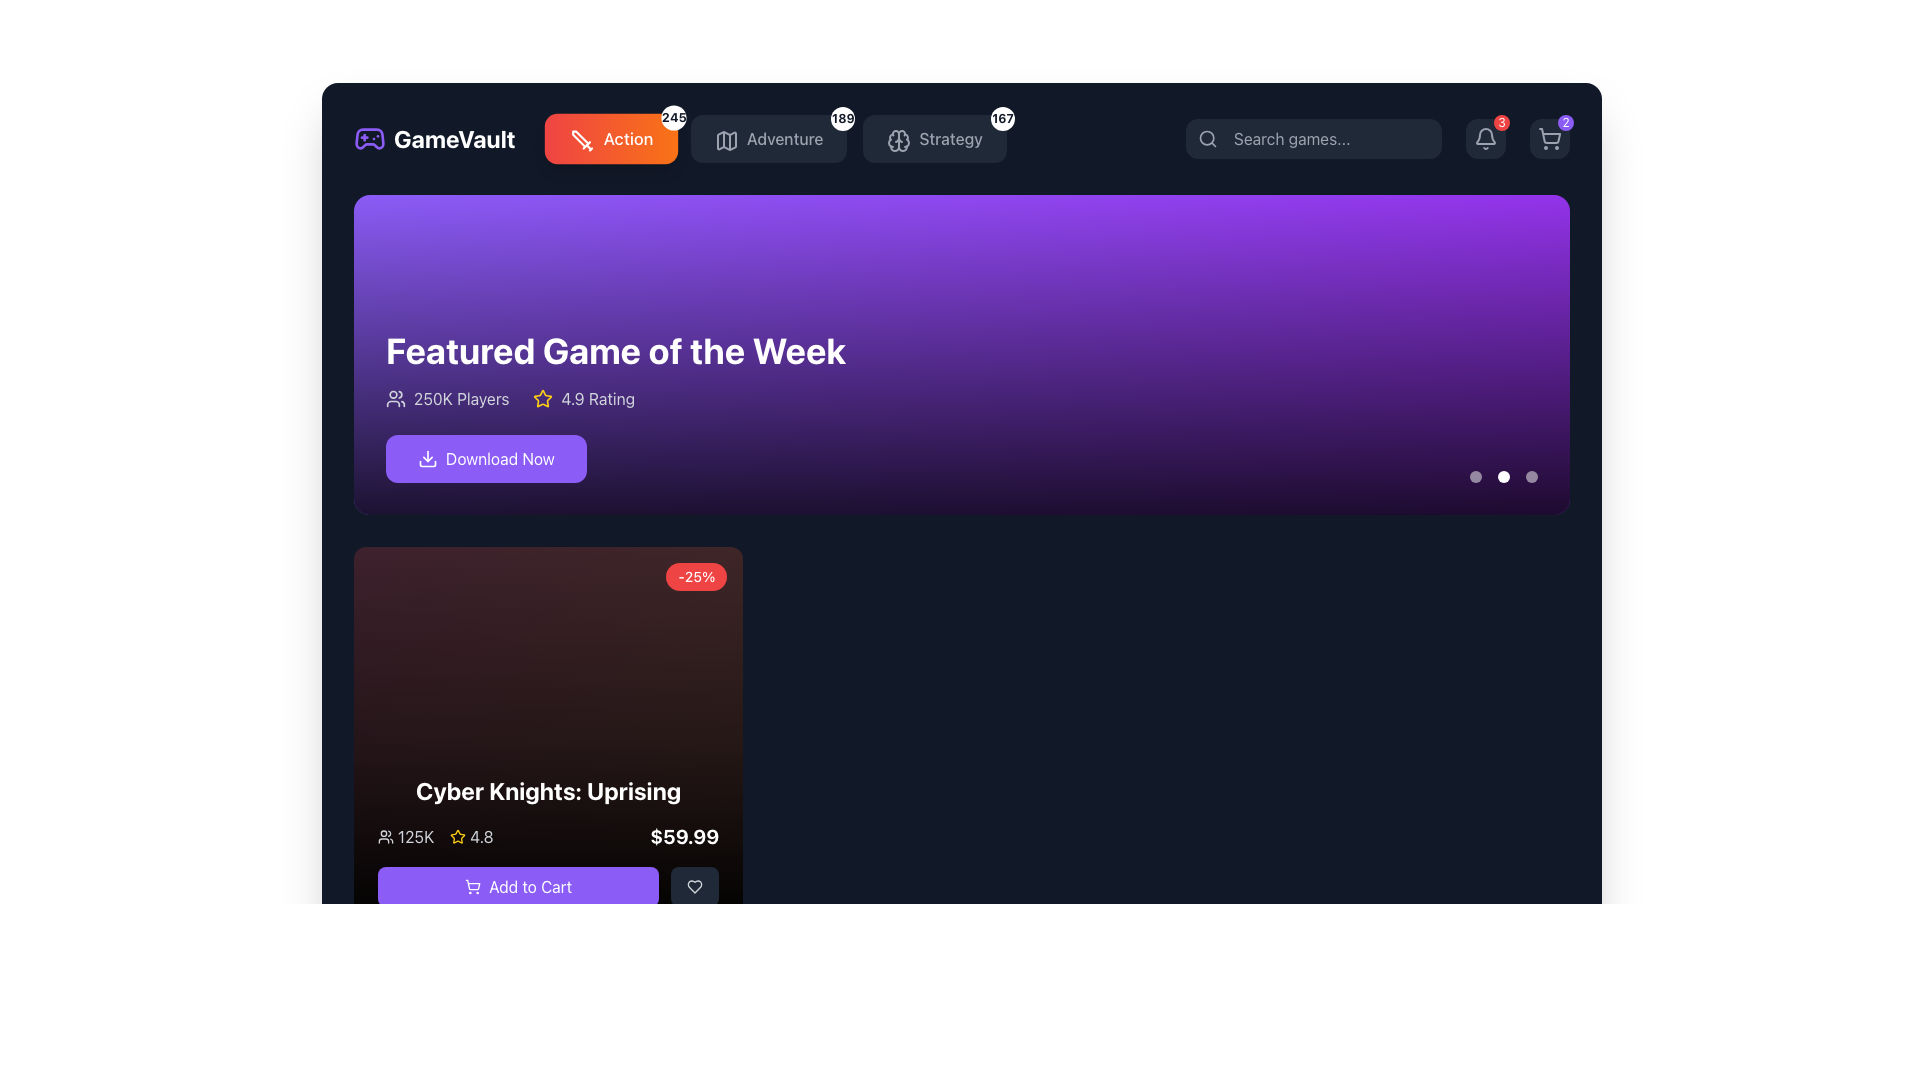  Describe the element at coordinates (1207, 137) in the screenshot. I see `the magnifying glass icon within the search bar located in the top-right section of the interface, which is associated with the search function` at that location.